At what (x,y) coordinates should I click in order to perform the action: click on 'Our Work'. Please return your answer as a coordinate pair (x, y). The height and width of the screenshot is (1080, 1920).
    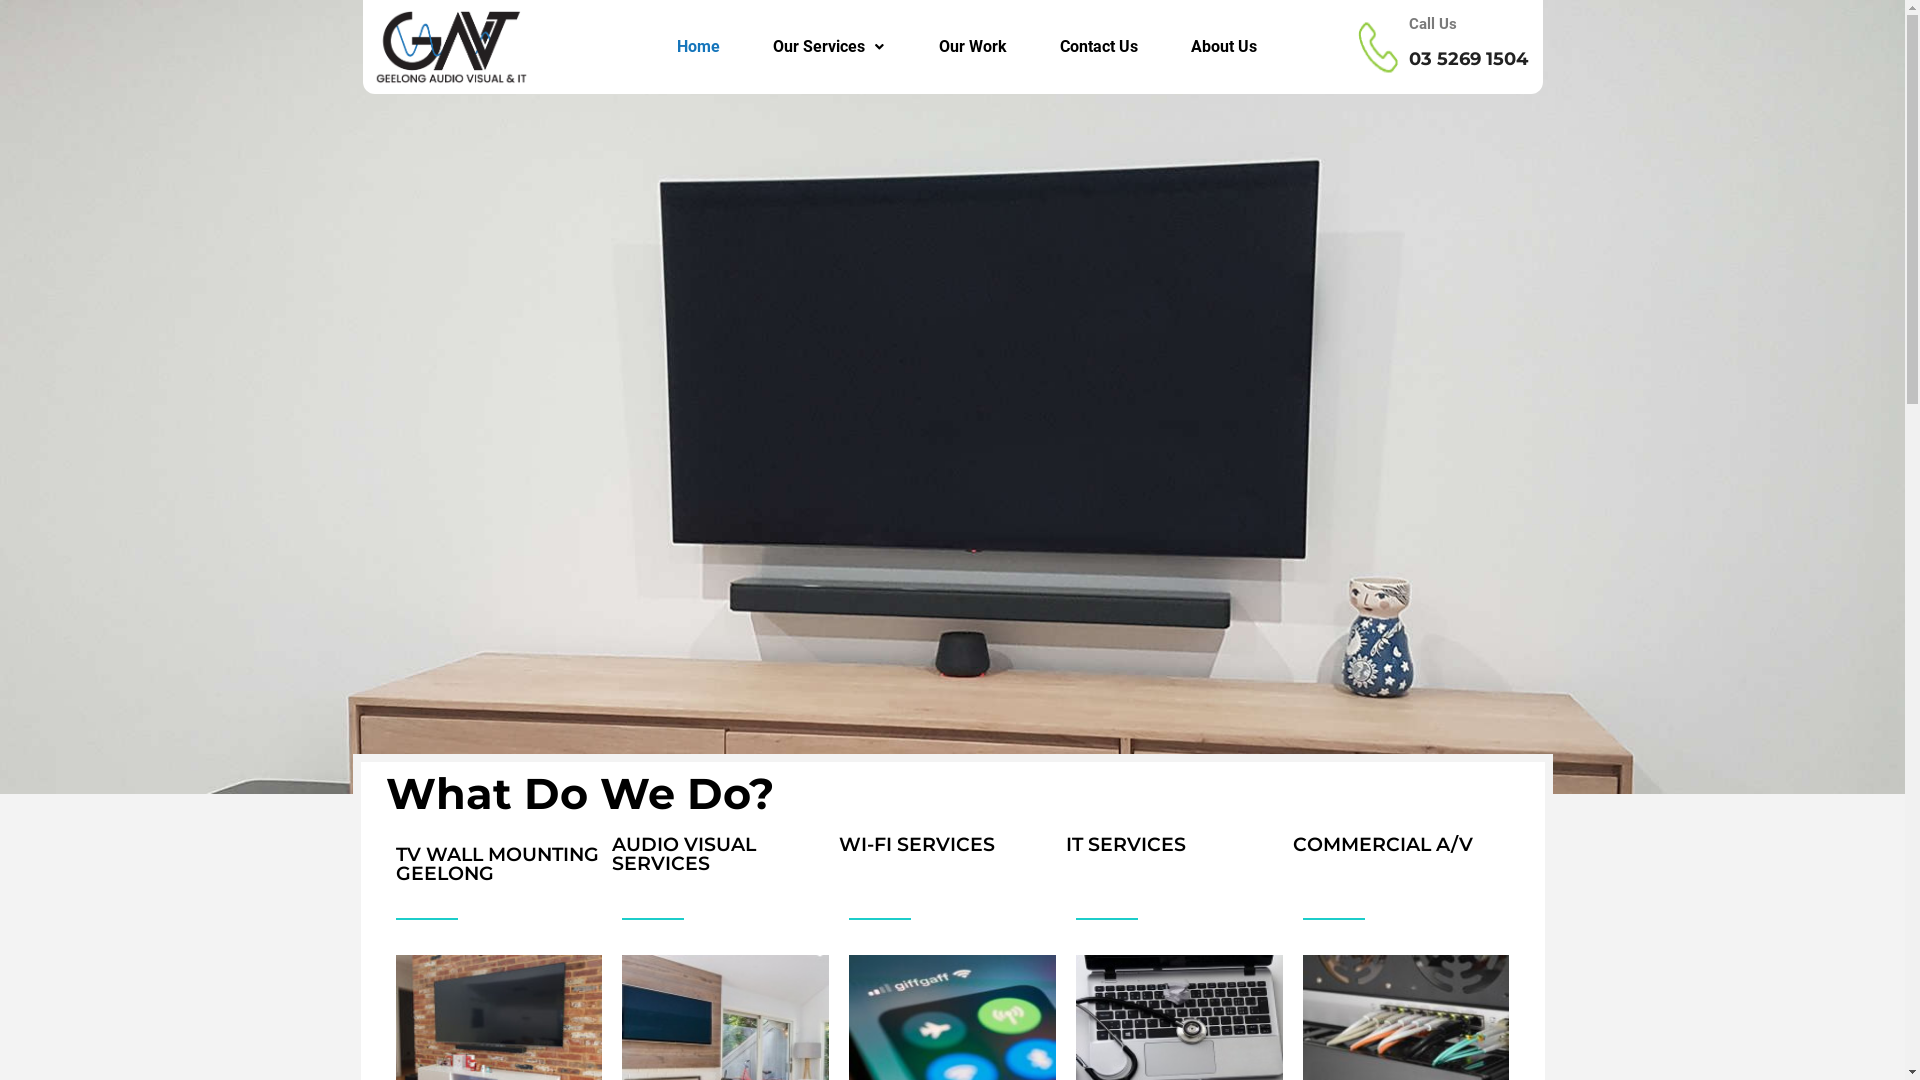
    Looking at the image, I should click on (973, 45).